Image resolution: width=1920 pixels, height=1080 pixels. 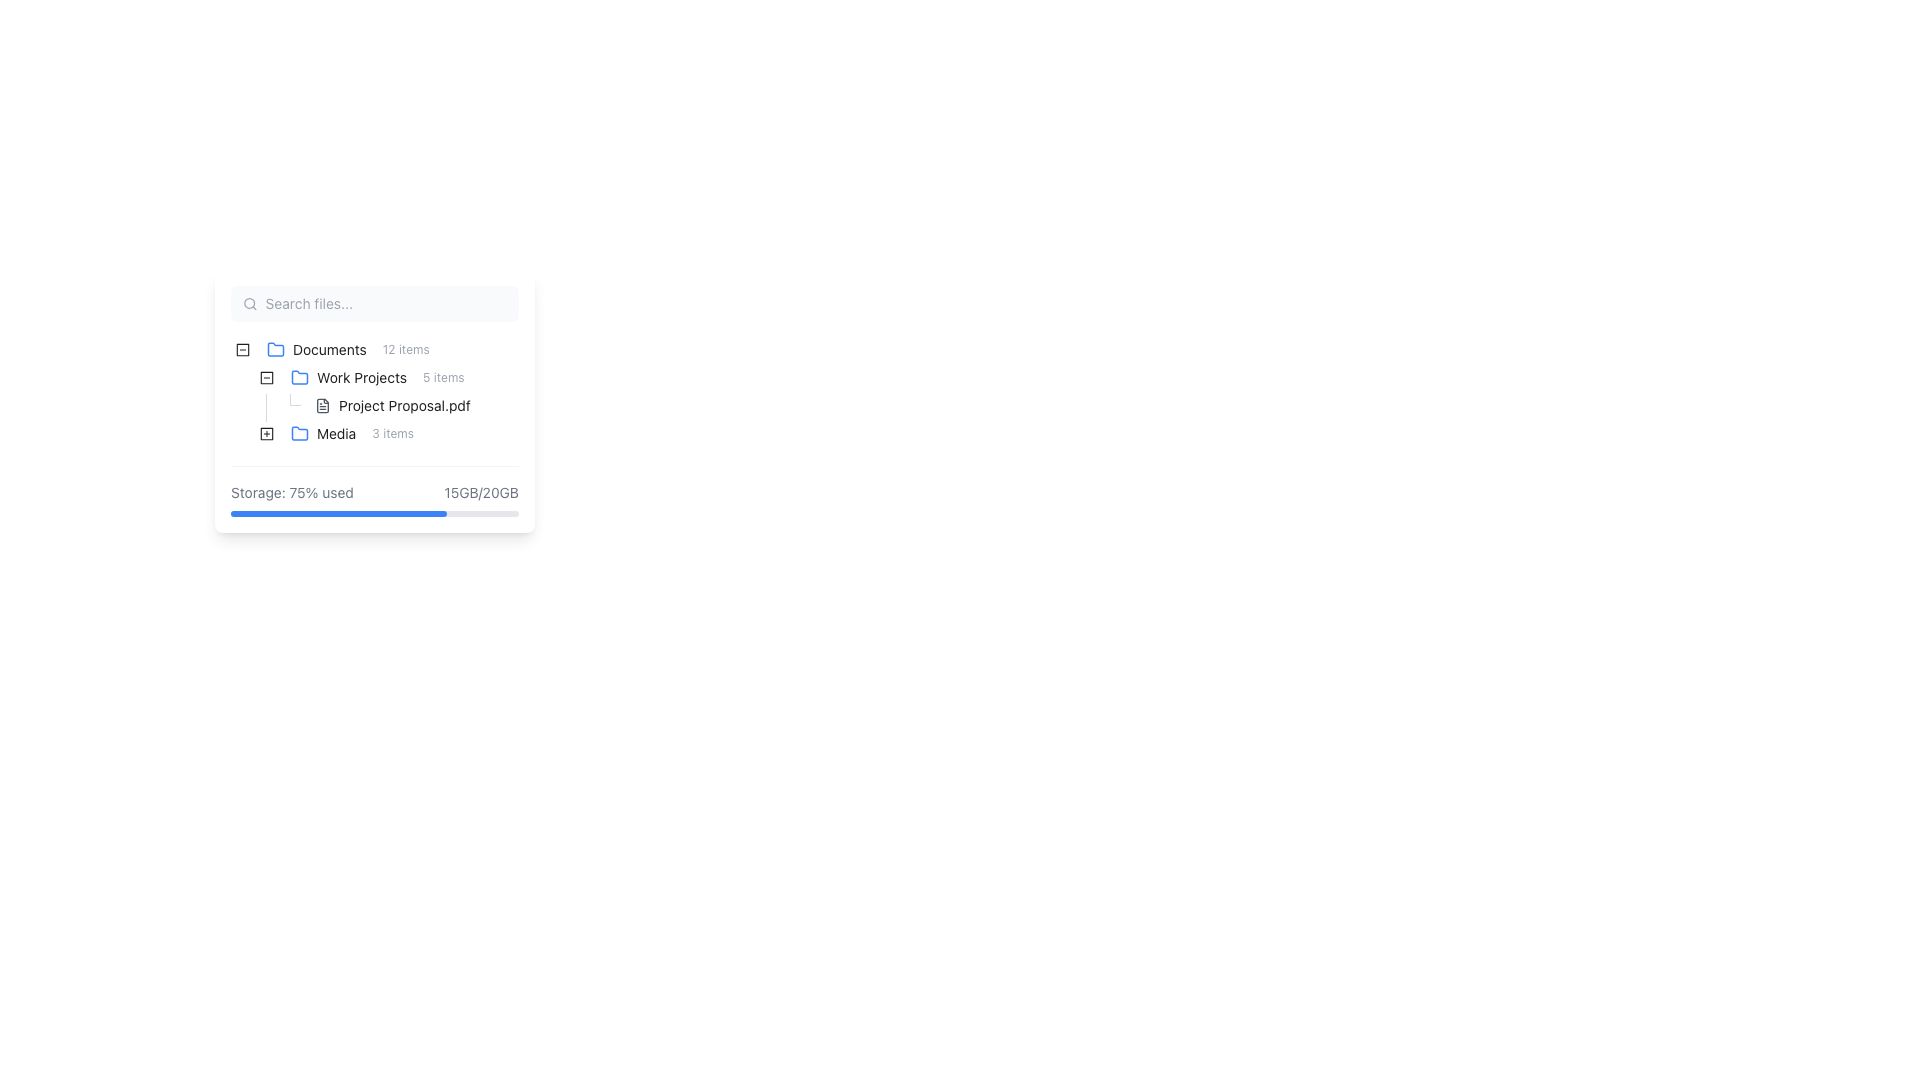 What do you see at coordinates (334, 349) in the screenshot?
I see `the expandable folder item at the top of the tree structure` at bounding box center [334, 349].